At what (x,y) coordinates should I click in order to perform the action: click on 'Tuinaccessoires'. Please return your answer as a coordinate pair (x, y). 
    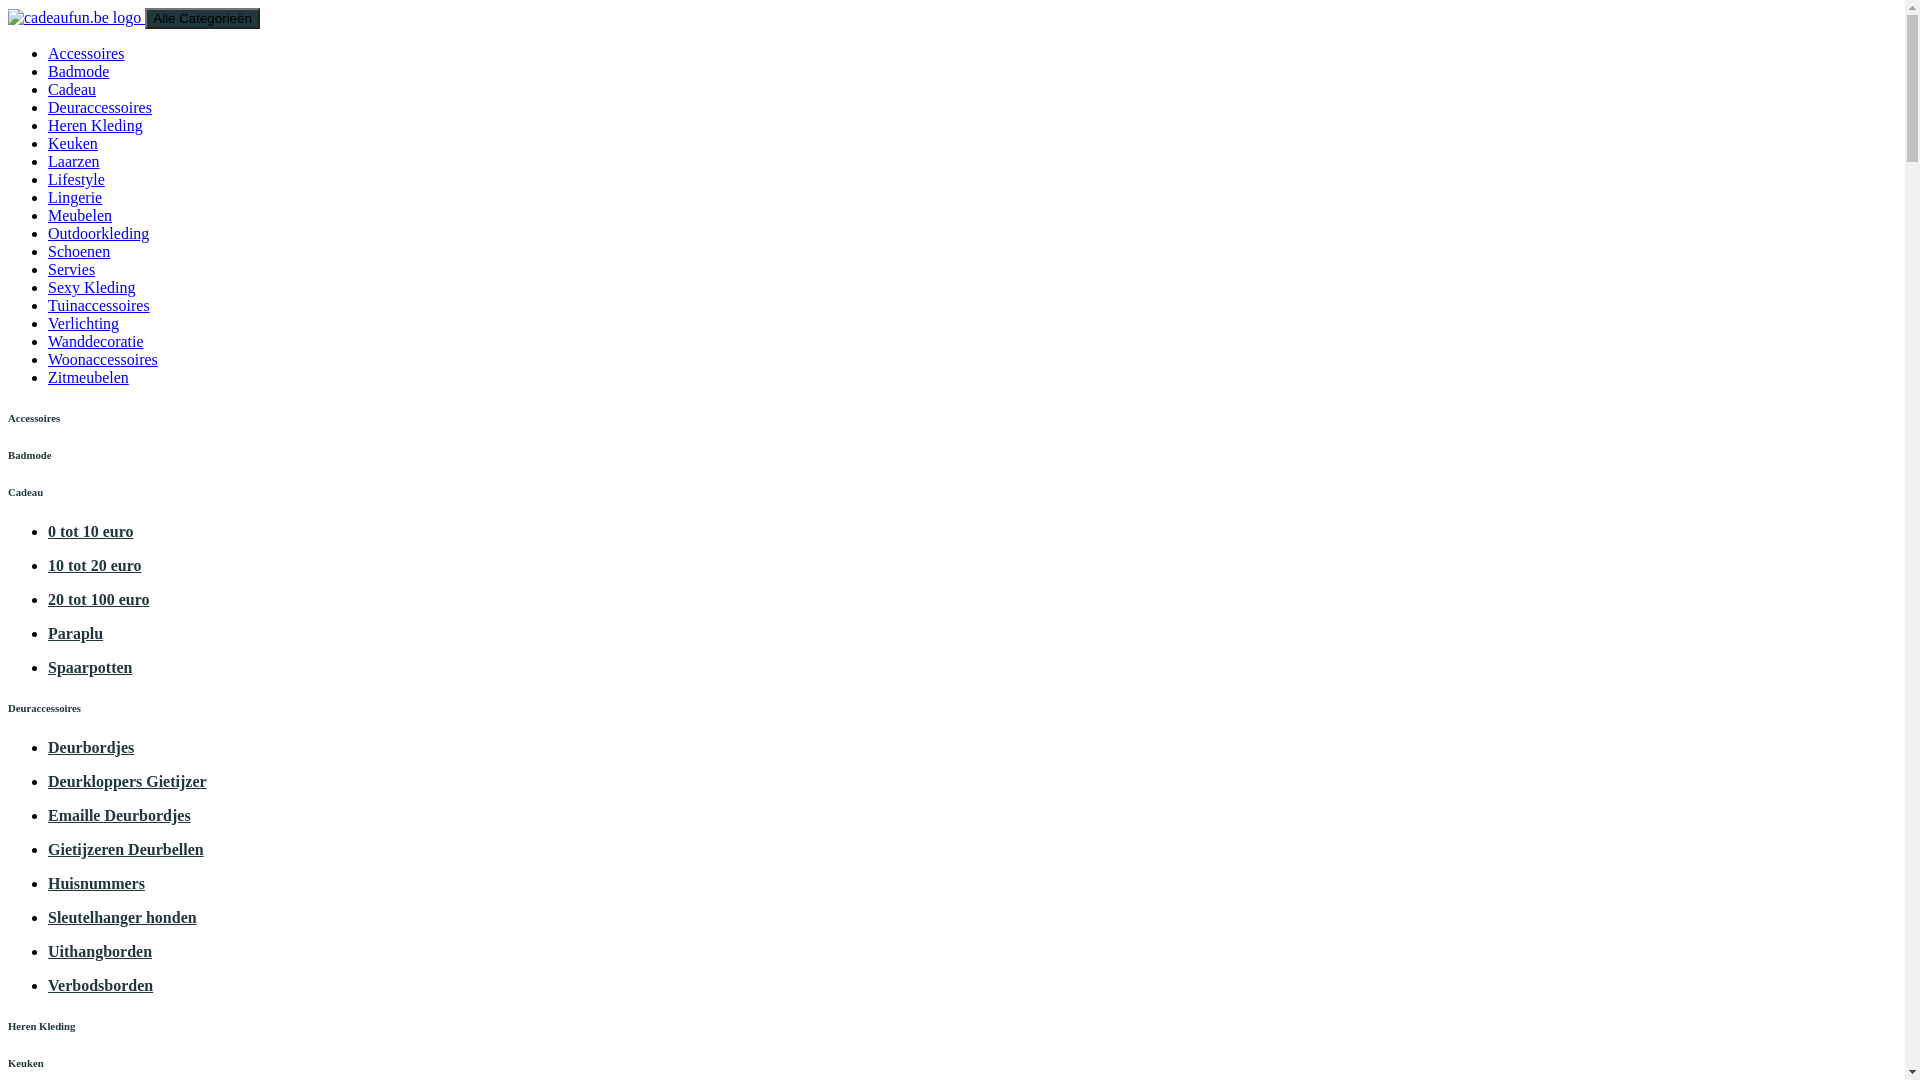
    Looking at the image, I should click on (98, 305).